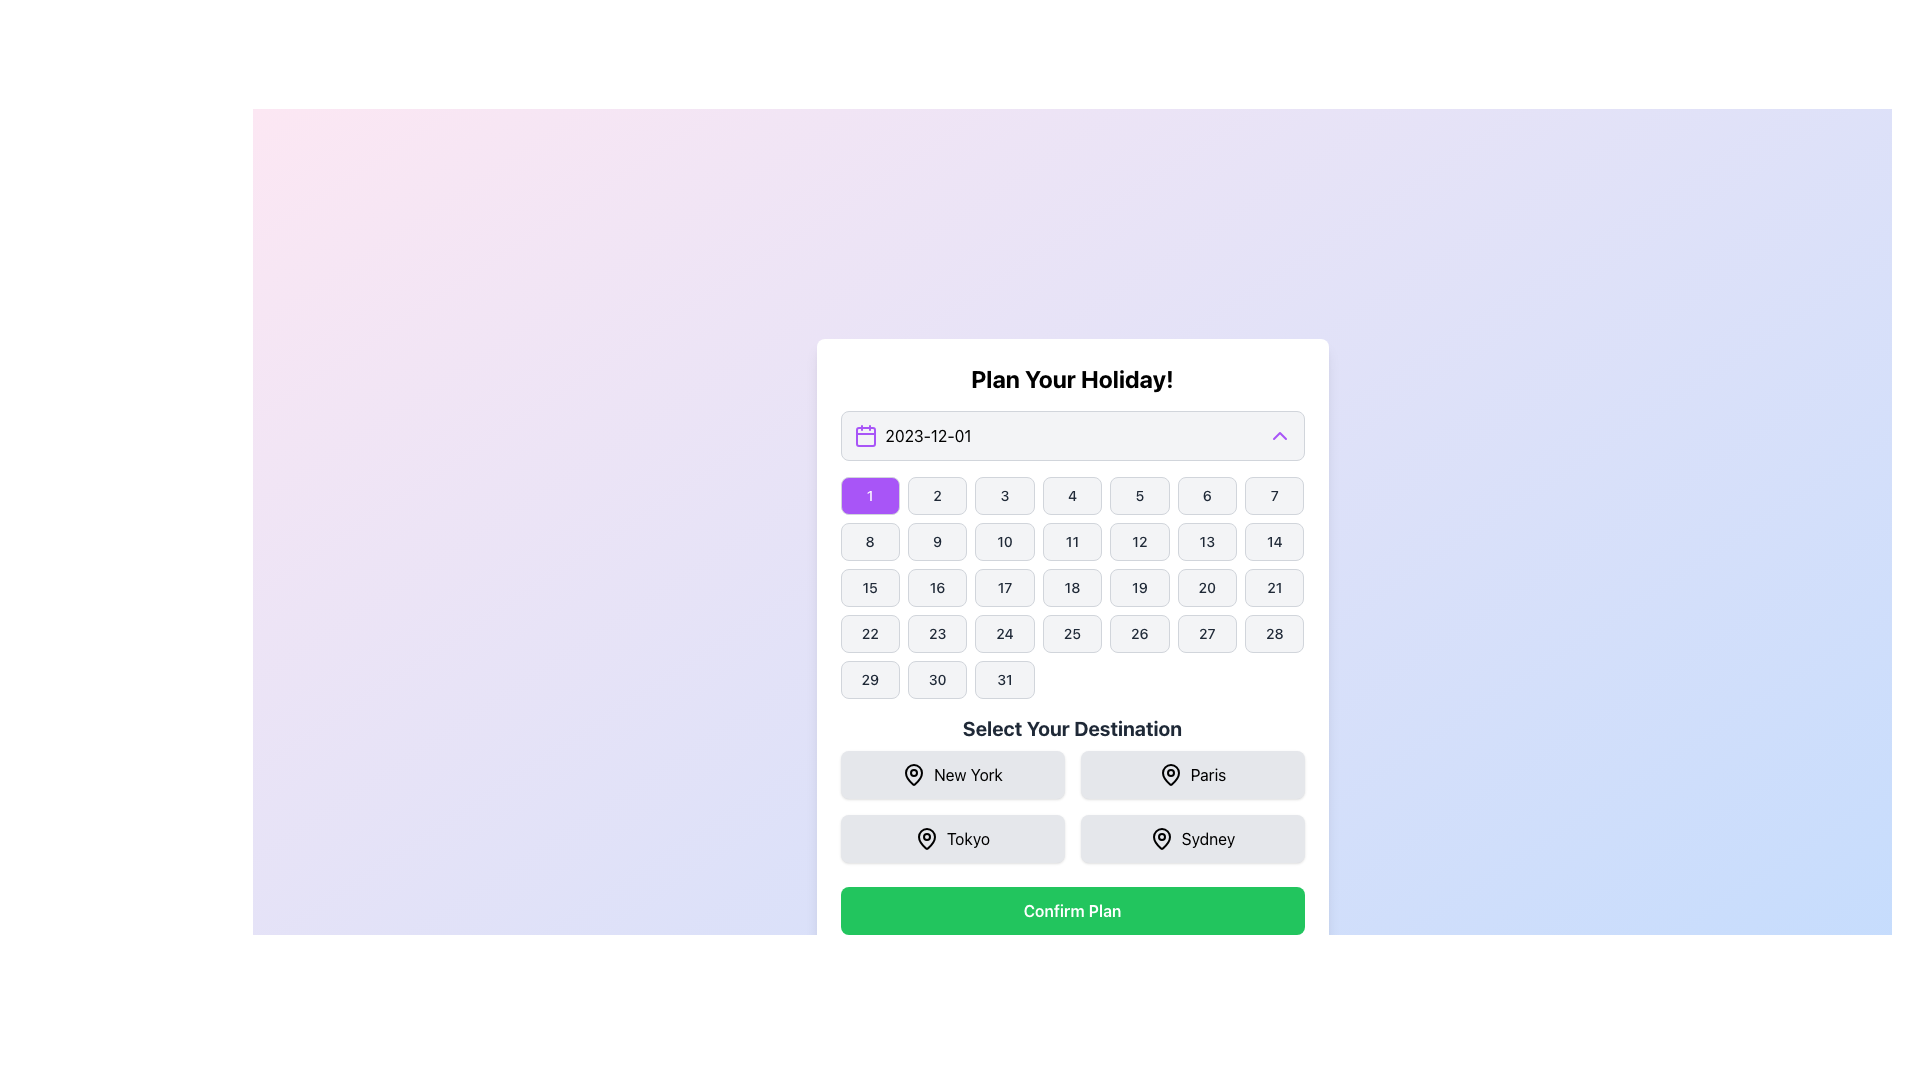 This screenshot has width=1920, height=1080. Describe the element at coordinates (1206, 495) in the screenshot. I see `the button labeled '6' which is a rectangular button with rounded corners, located in the top row of the calendar day buttons grid` at that location.